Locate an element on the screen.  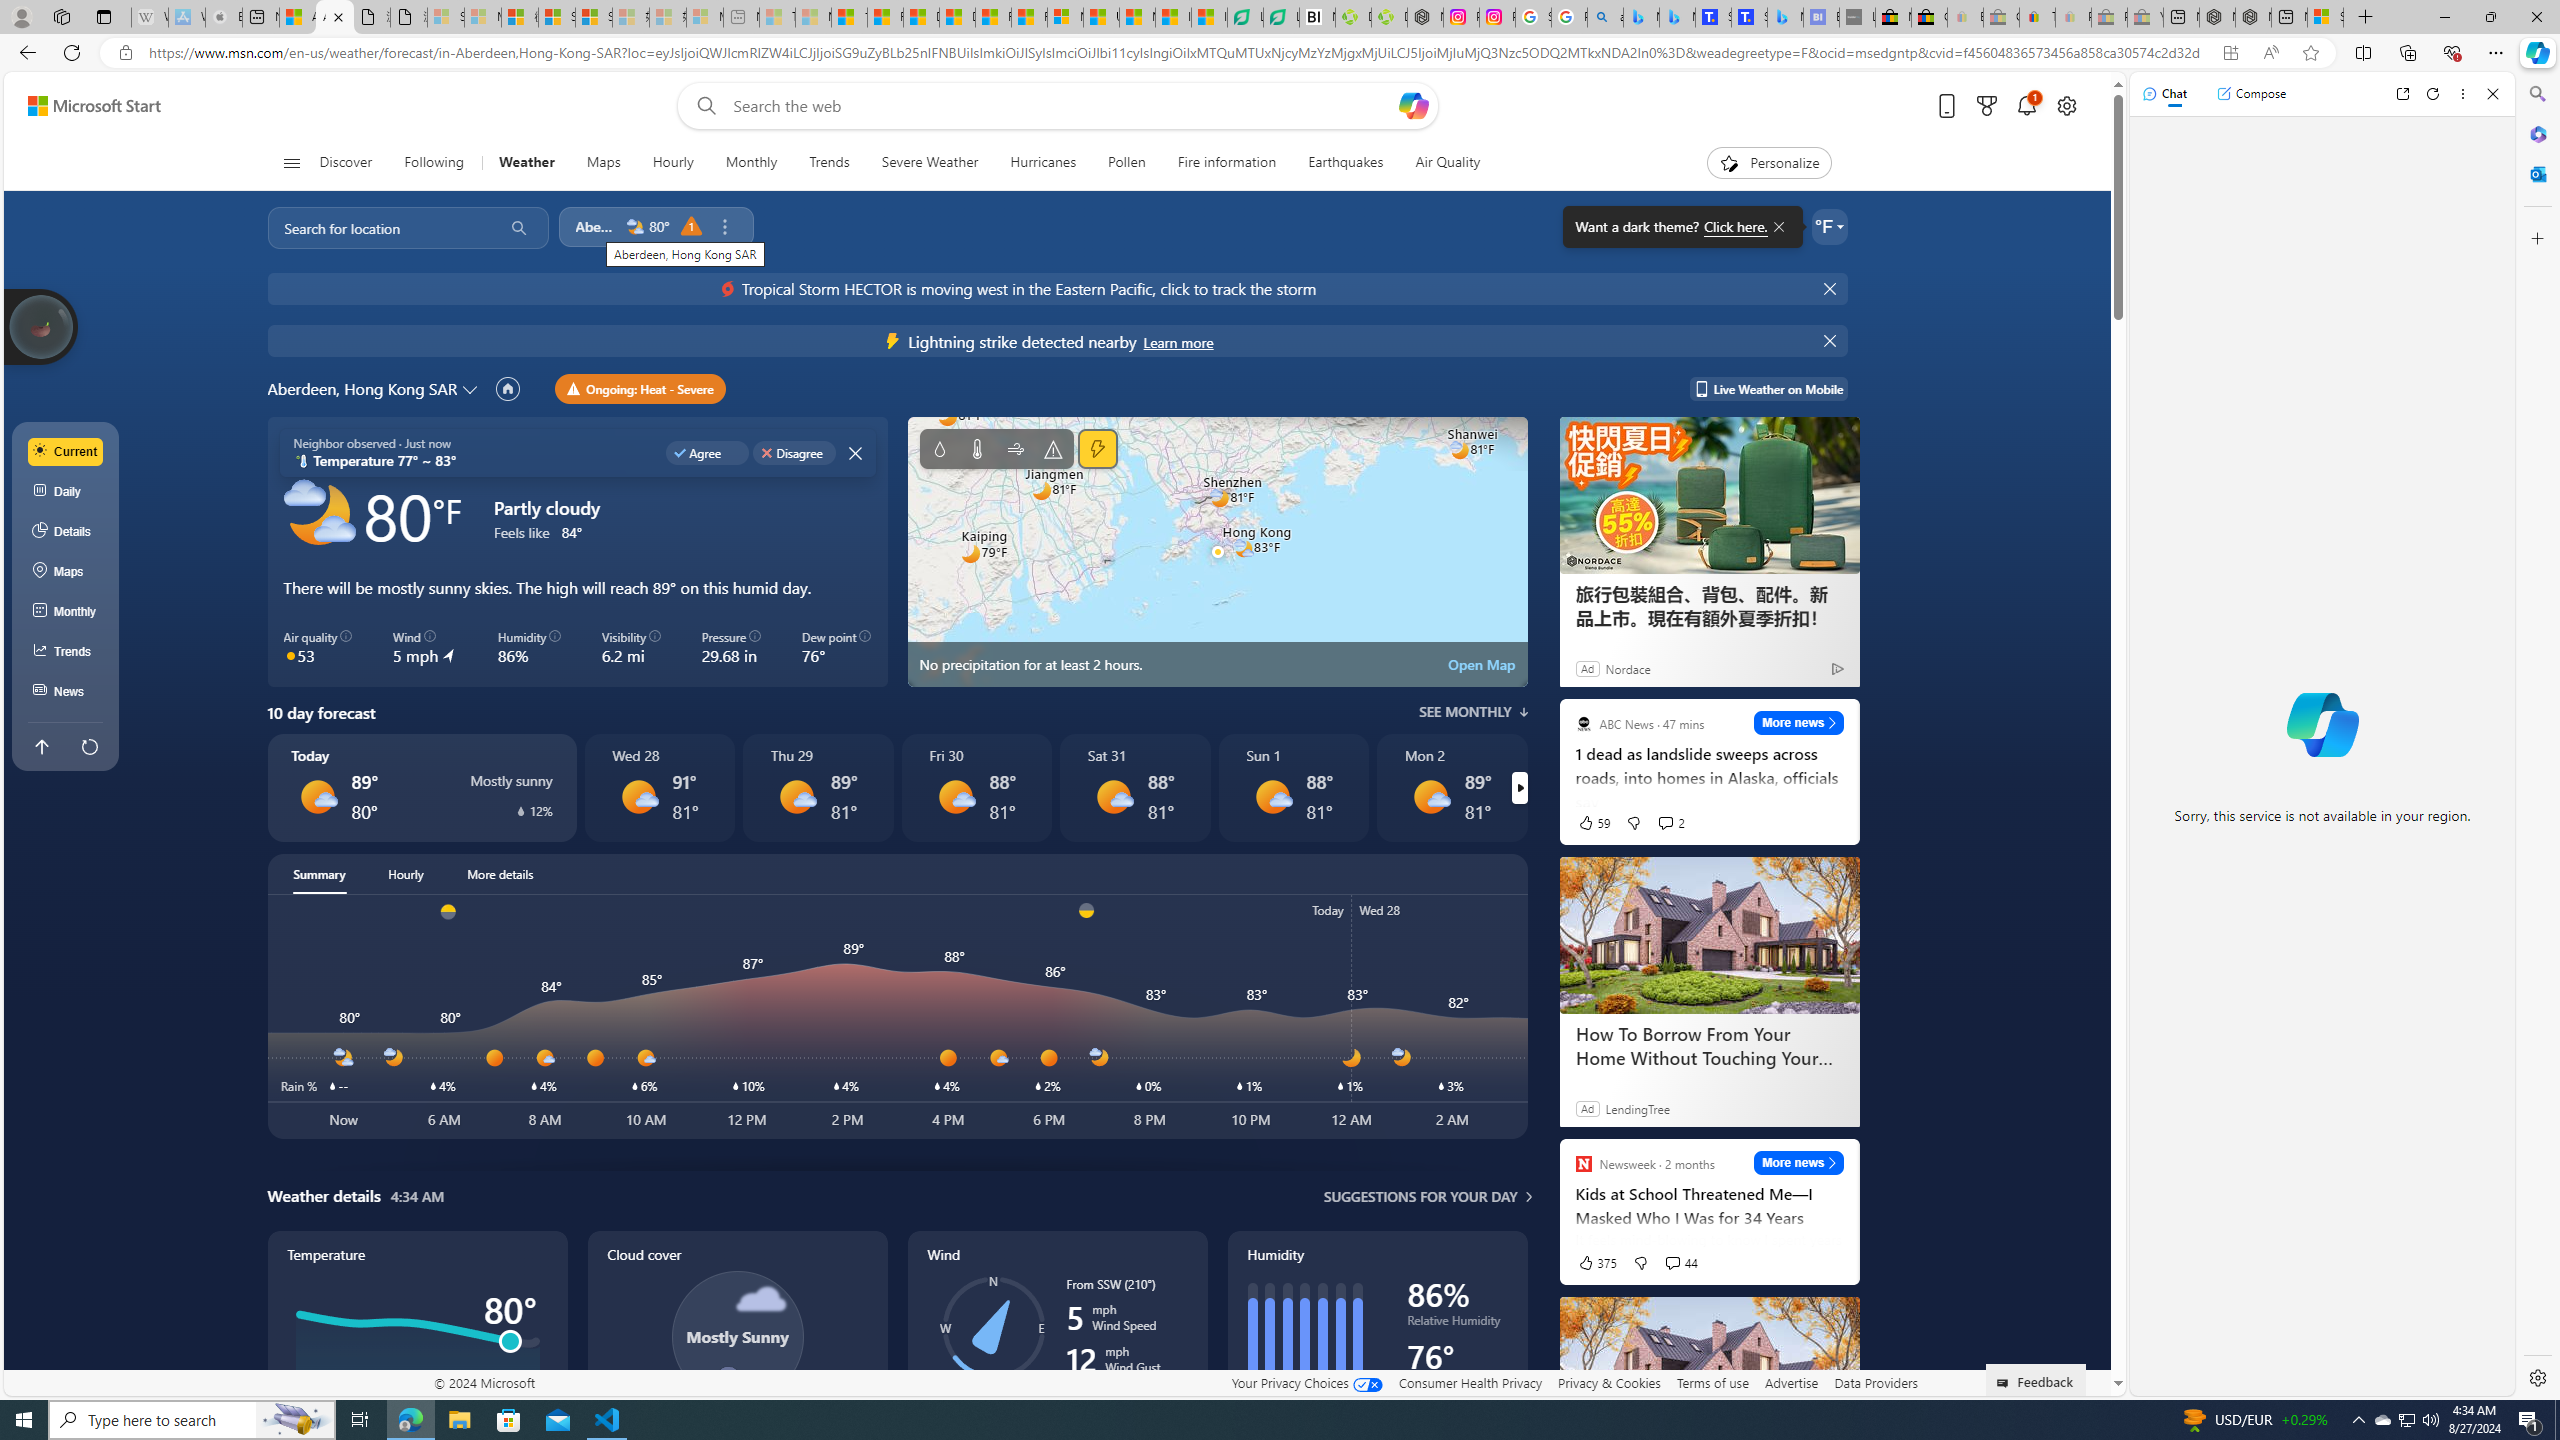
'App available. Install Microsoft Start Weather' is located at coordinates (2230, 53).